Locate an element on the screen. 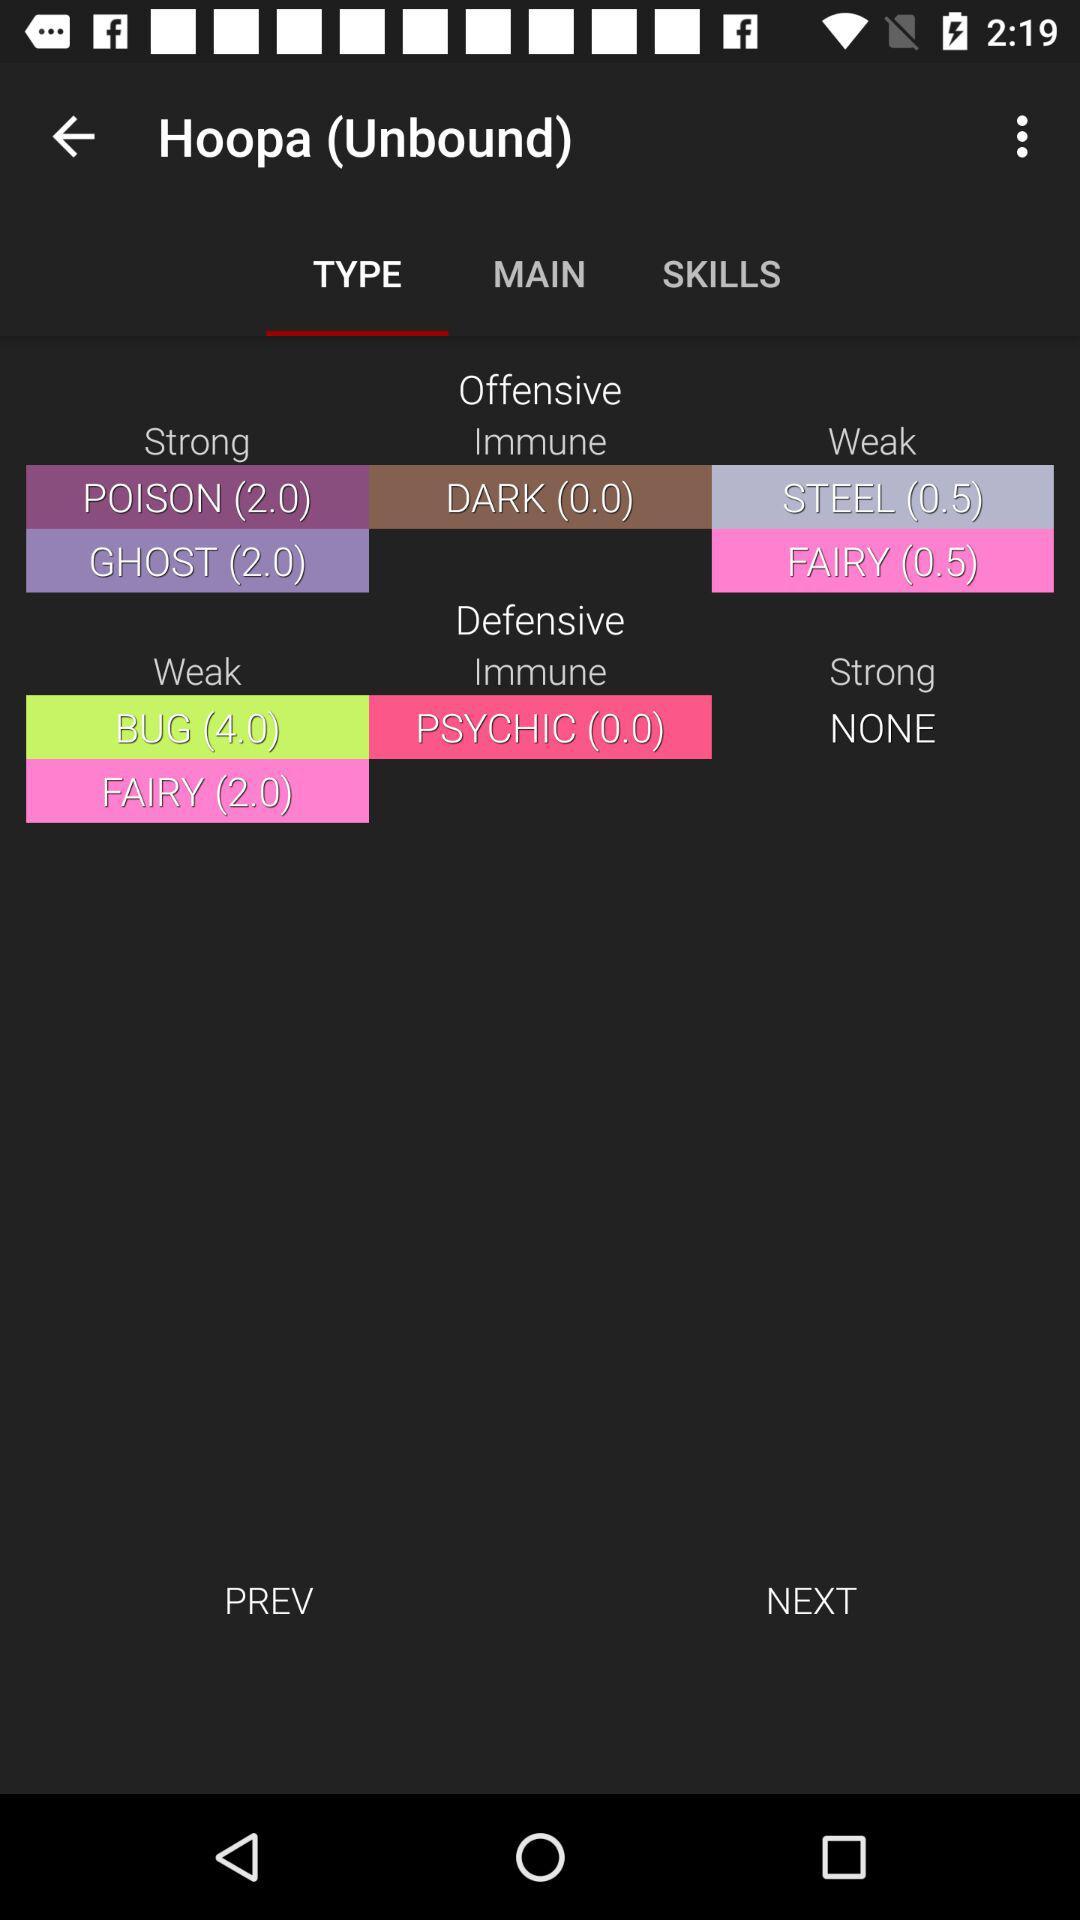  next is located at coordinates (811, 1598).